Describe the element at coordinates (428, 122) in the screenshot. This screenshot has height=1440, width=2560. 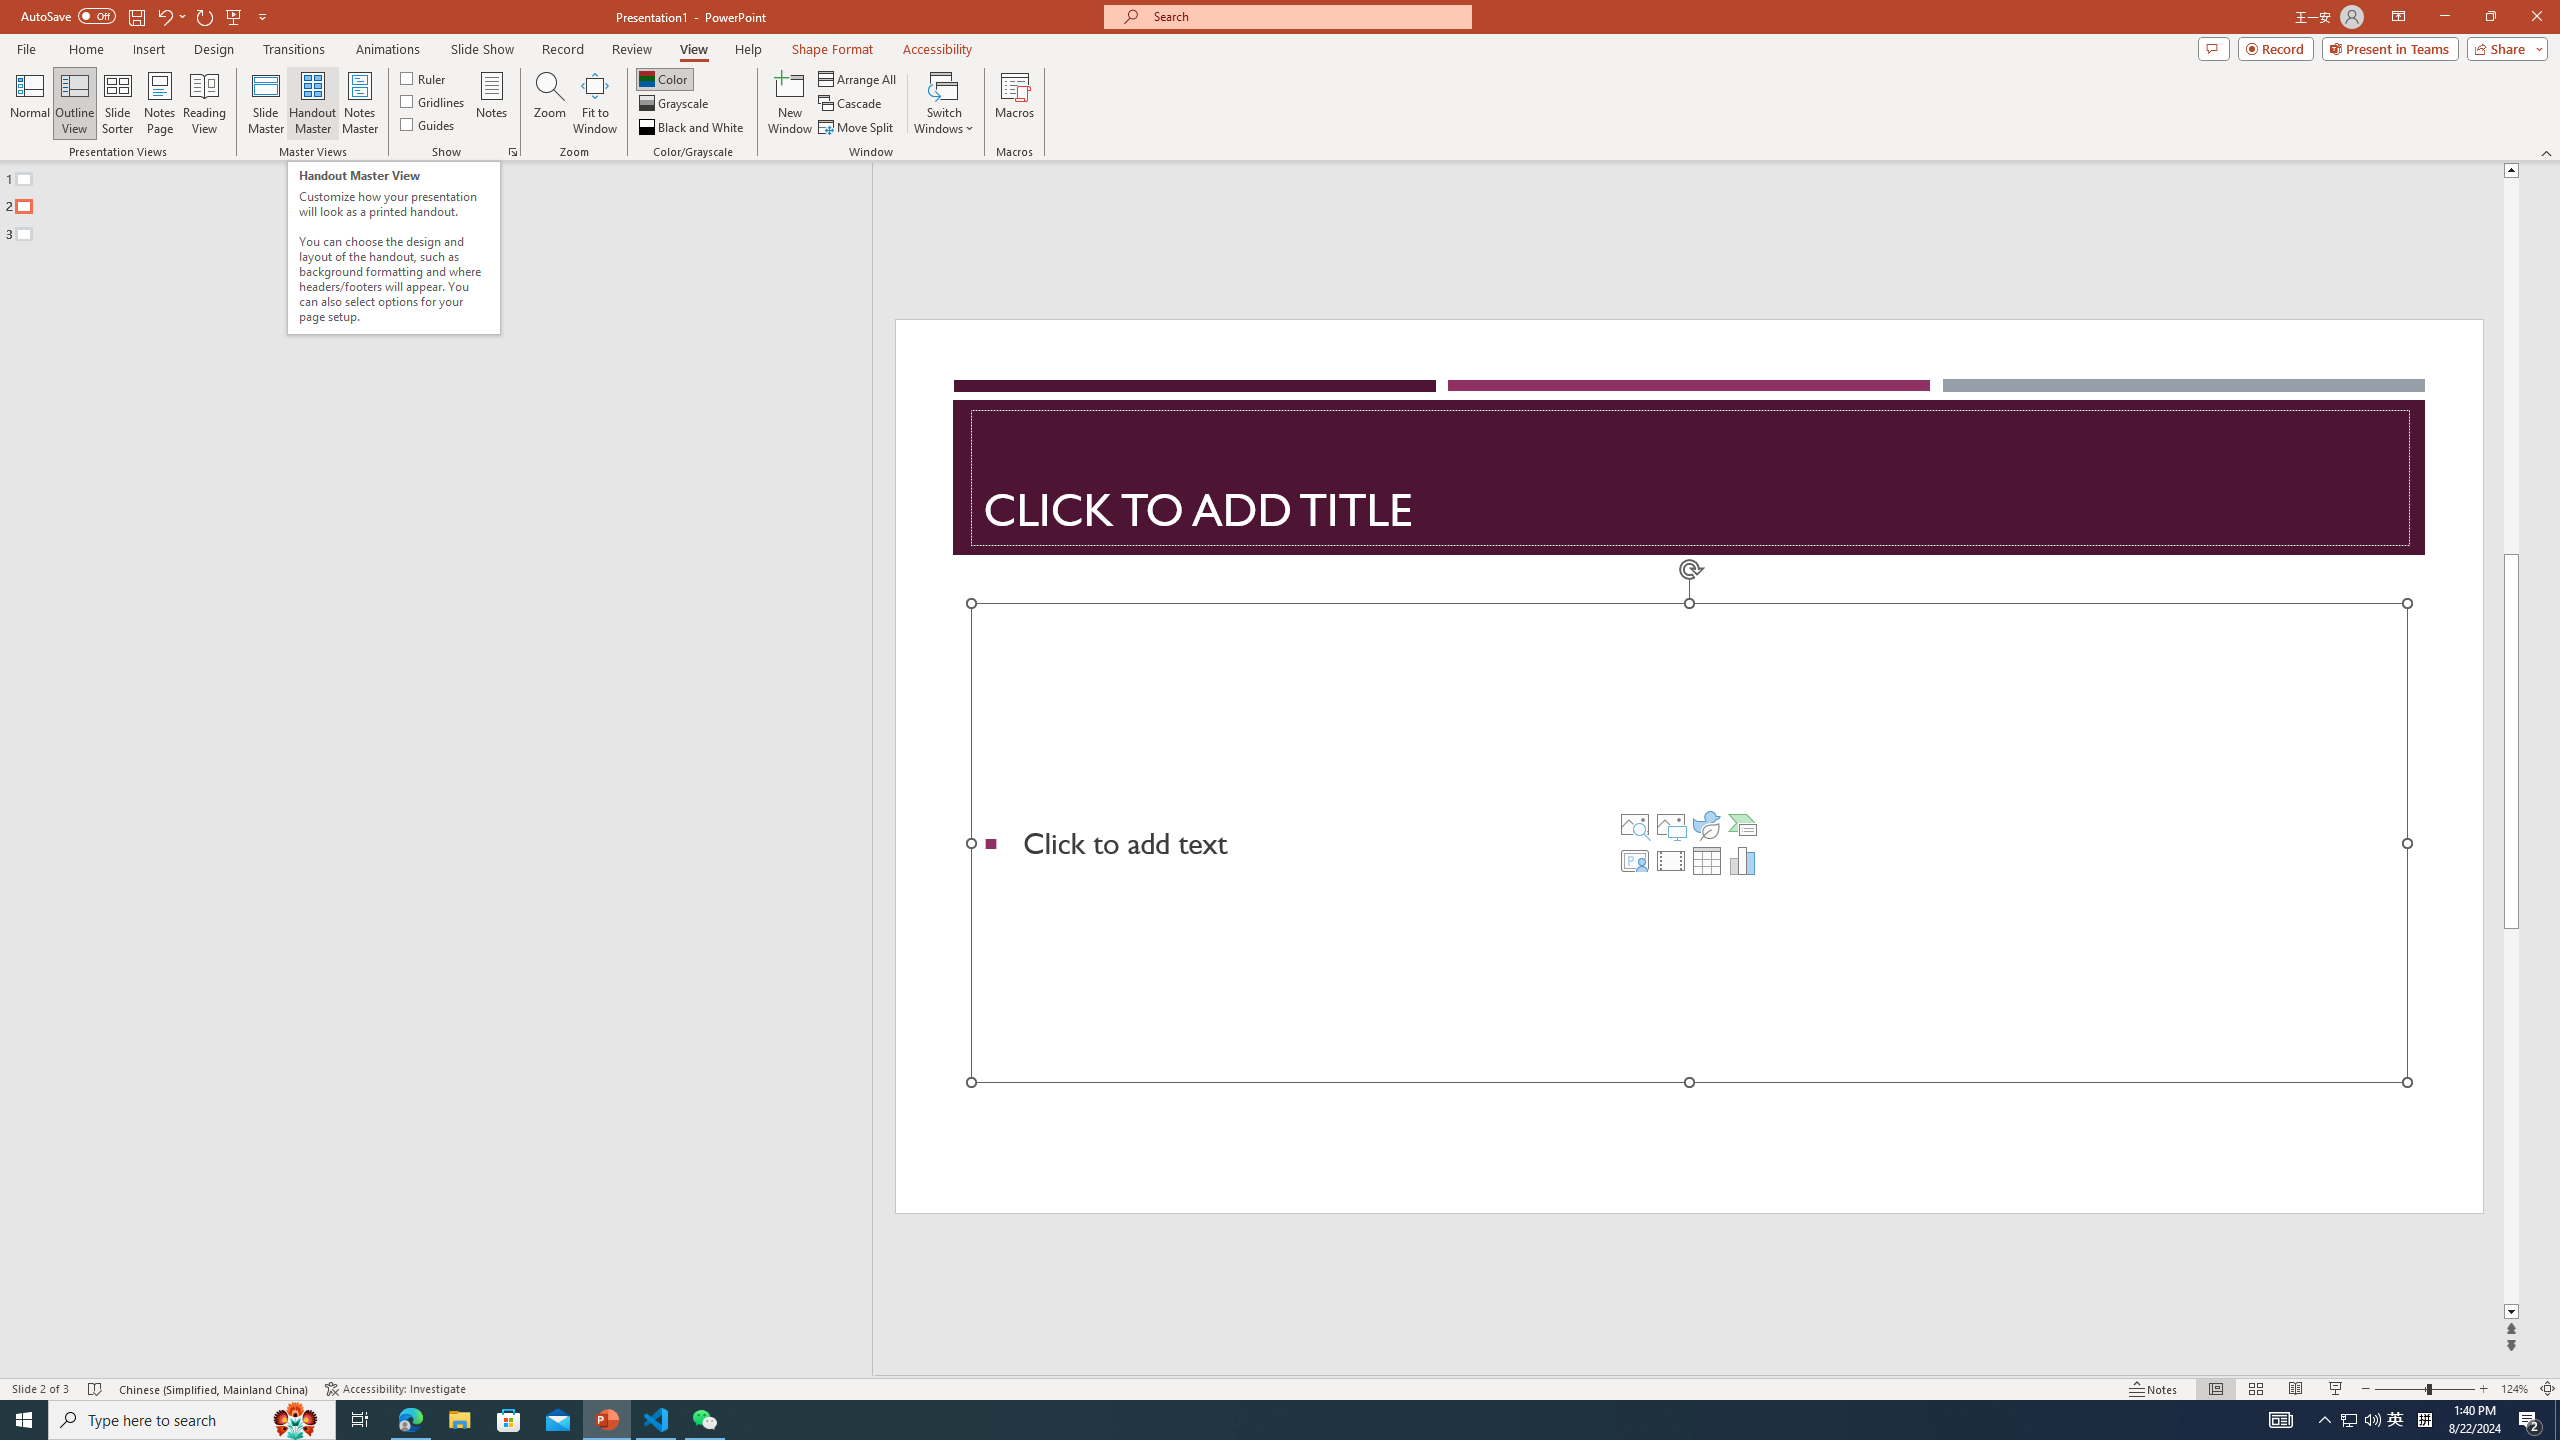
I see `'Guides'` at that location.